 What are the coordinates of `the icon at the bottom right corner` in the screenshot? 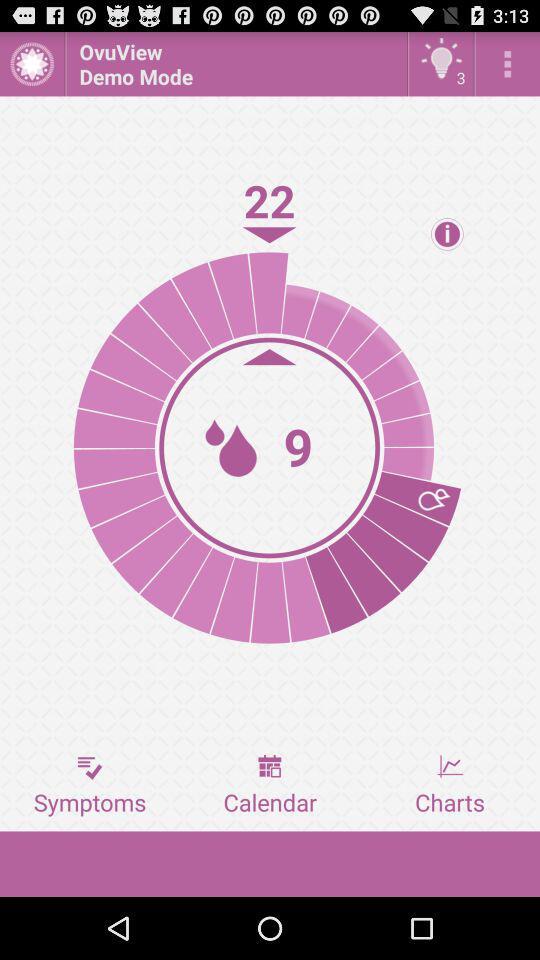 It's located at (449, 785).